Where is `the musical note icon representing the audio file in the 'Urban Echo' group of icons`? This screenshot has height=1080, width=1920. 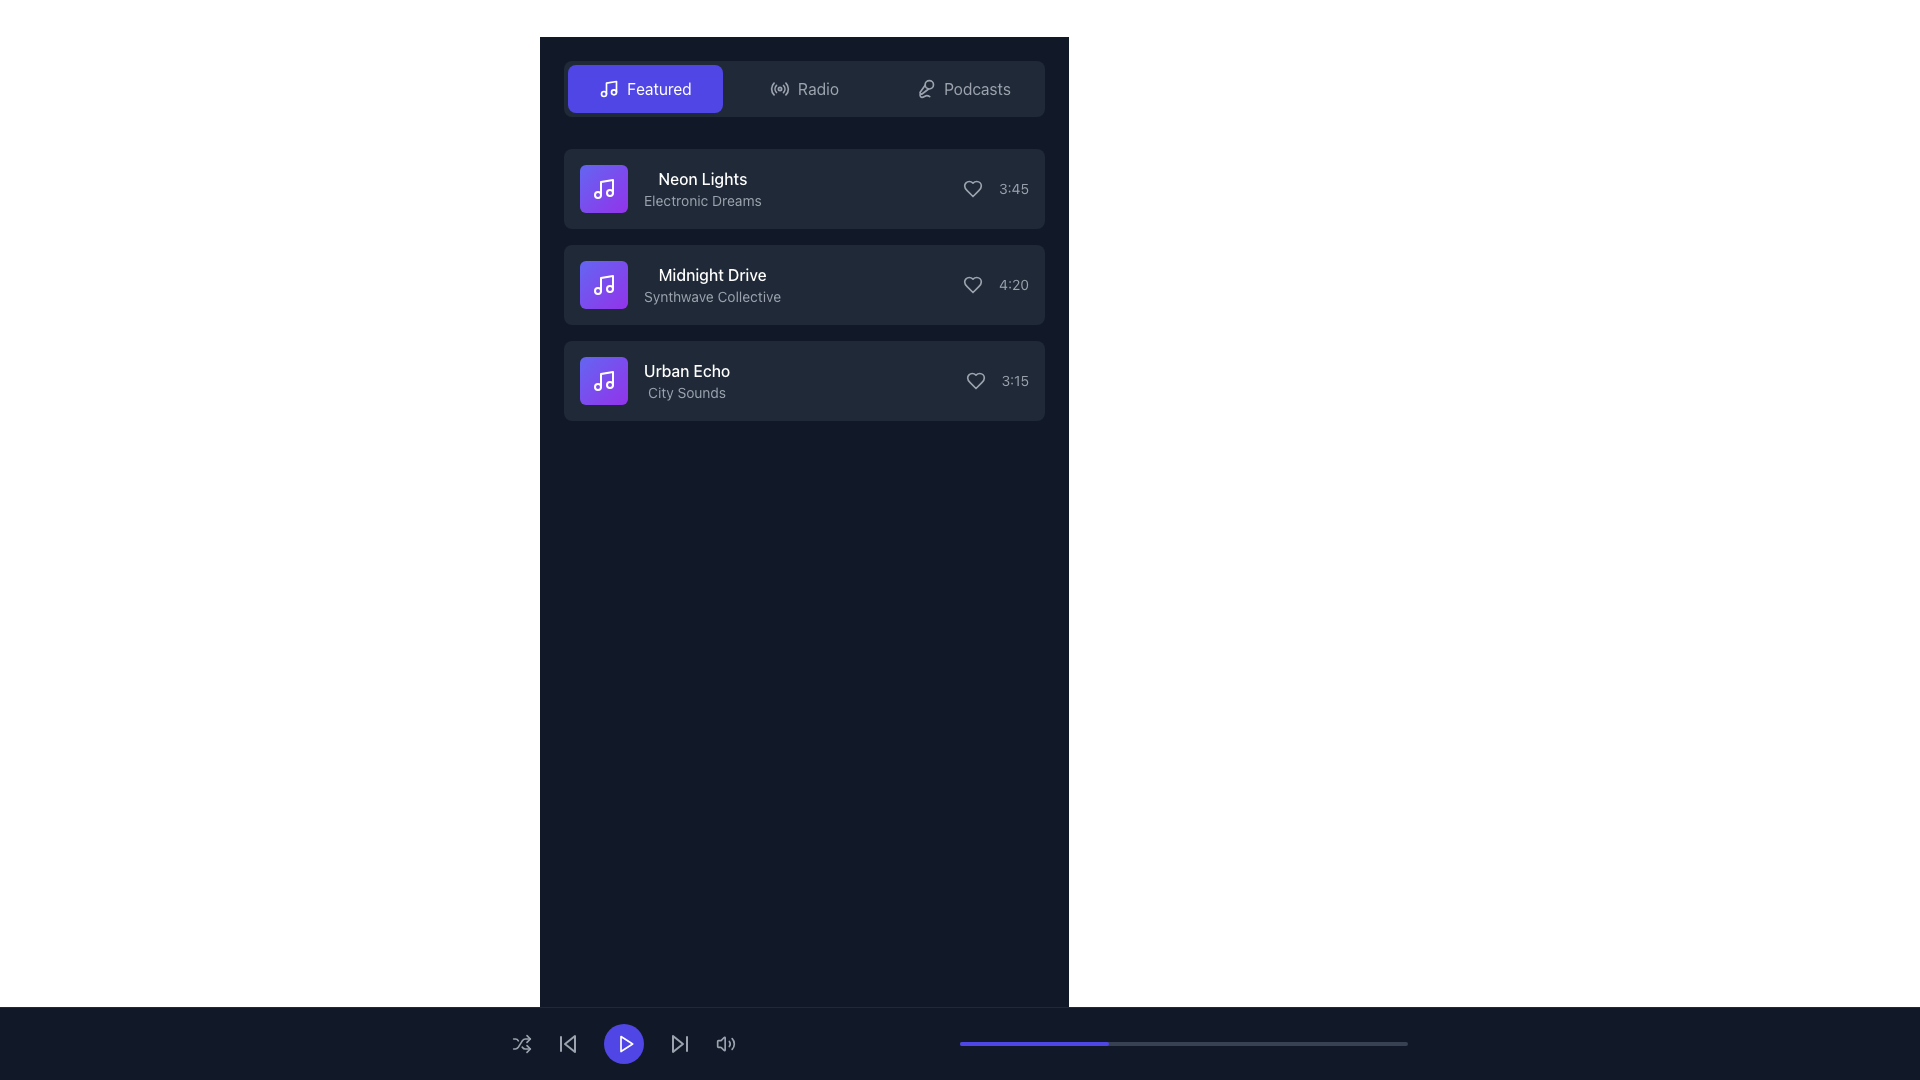
the musical note icon representing the audio file in the 'Urban Echo' group of icons is located at coordinates (605, 379).